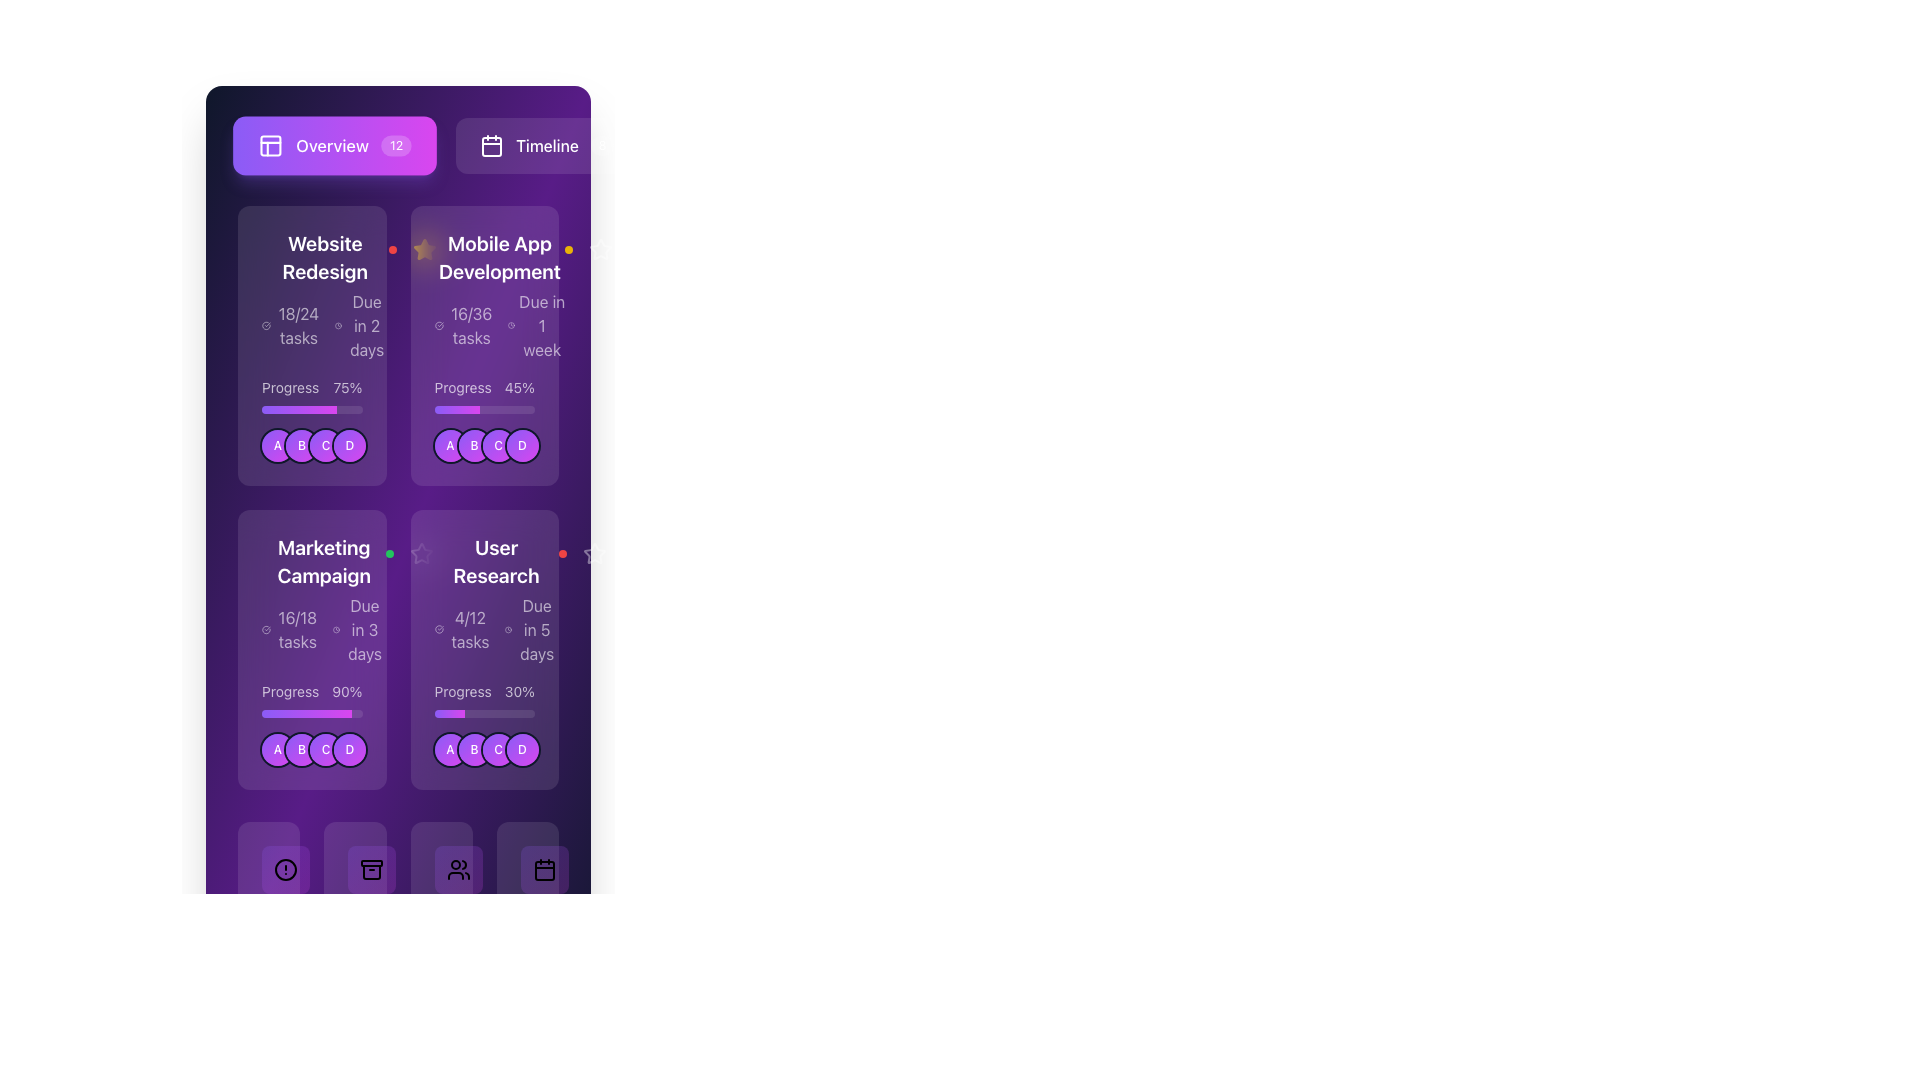 The width and height of the screenshot is (1920, 1080). I want to click on the yellow star-shaped icon located in the top-right corner of the 'Mobile App Development' card, so click(423, 249).